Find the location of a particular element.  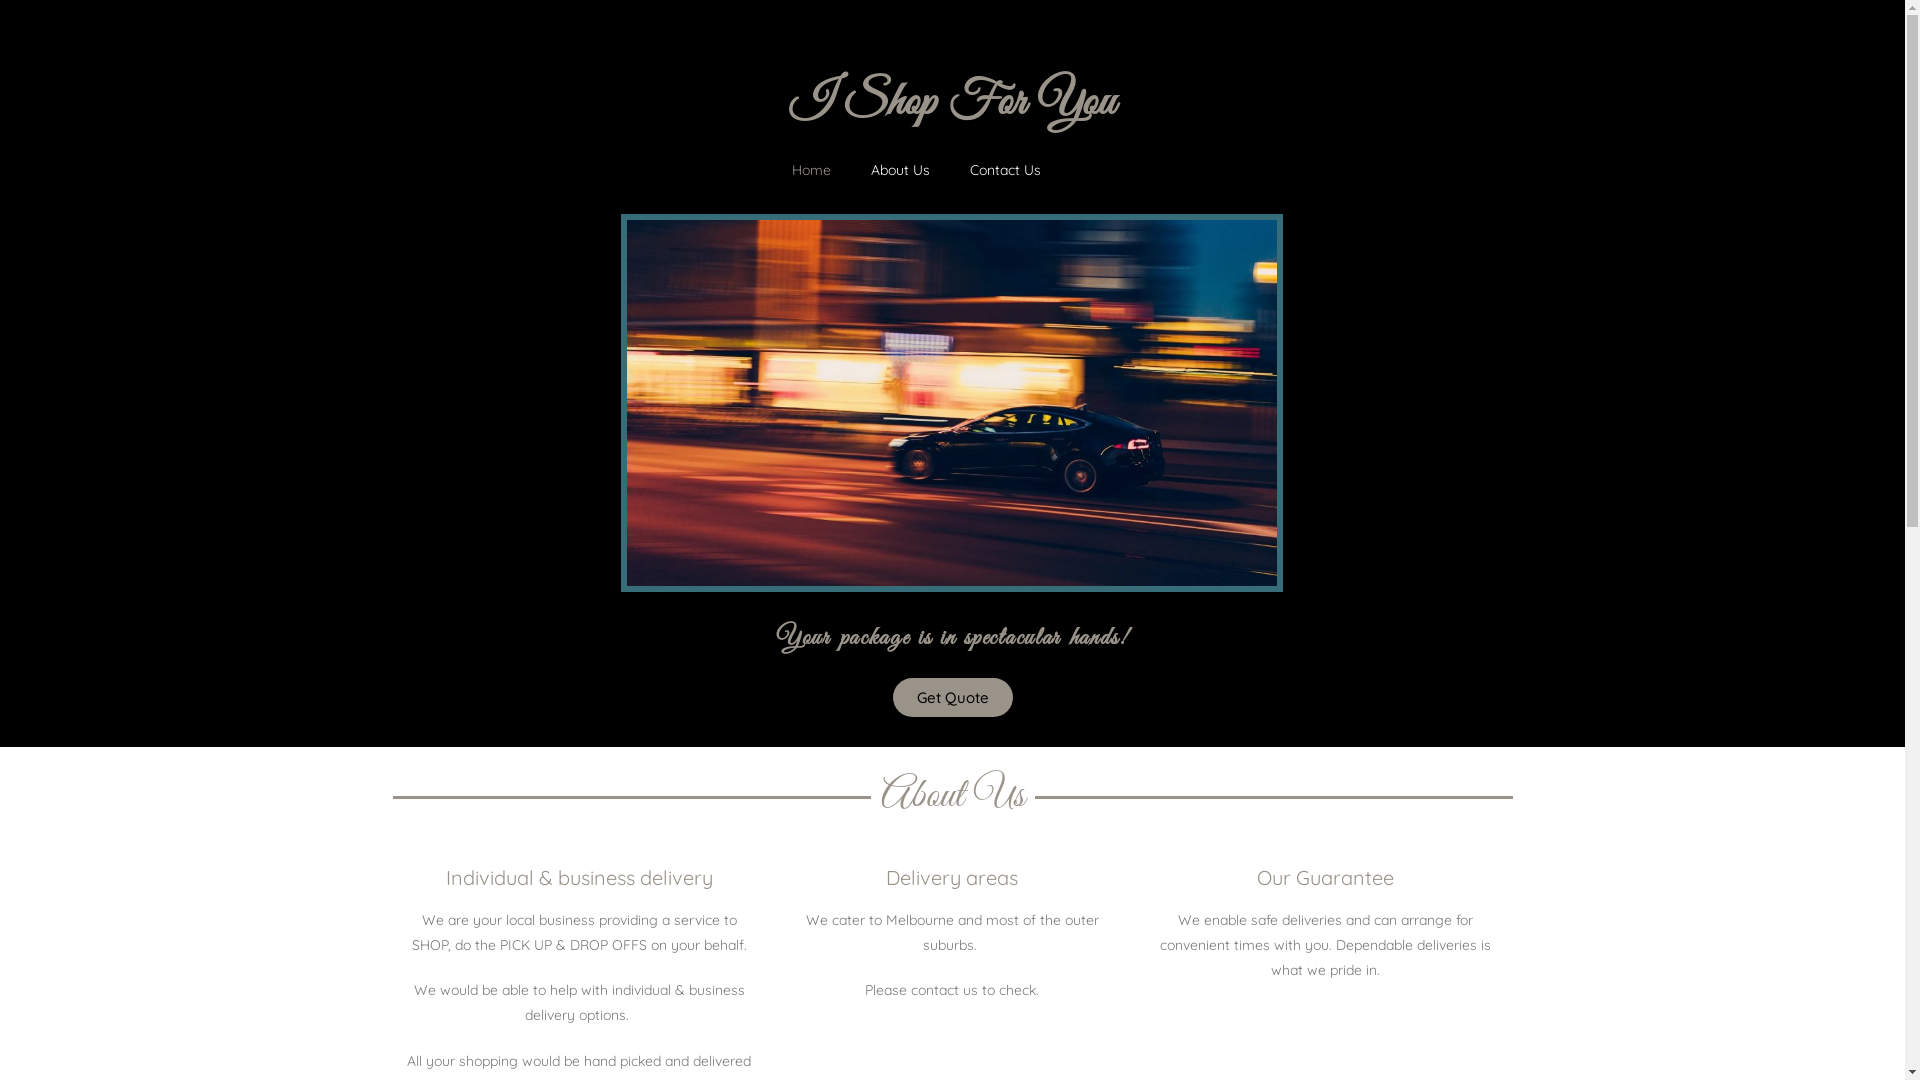

'About Us' is located at coordinates (899, 168).